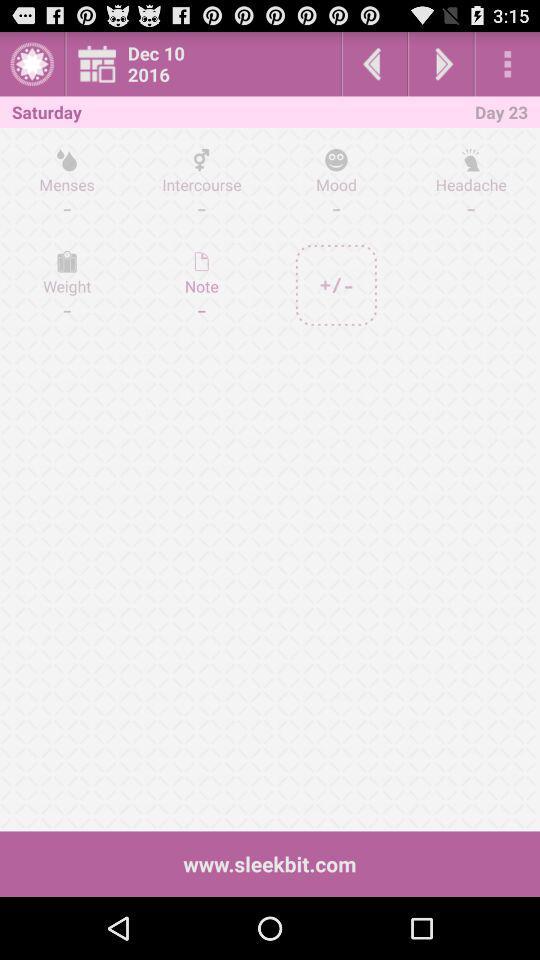 The height and width of the screenshot is (960, 540). Describe the element at coordinates (336, 284) in the screenshot. I see `on` at that location.